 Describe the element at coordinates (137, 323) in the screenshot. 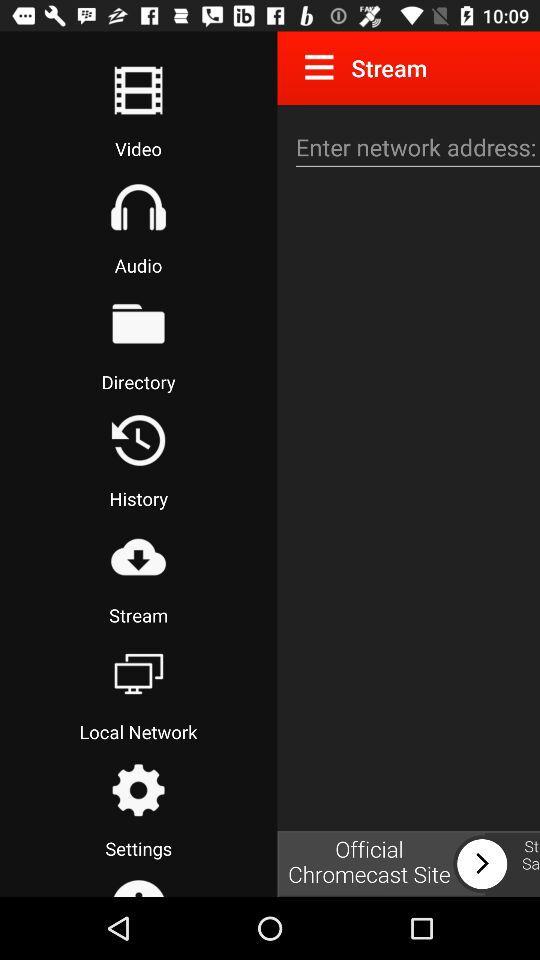

I see `directory folder` at that location.